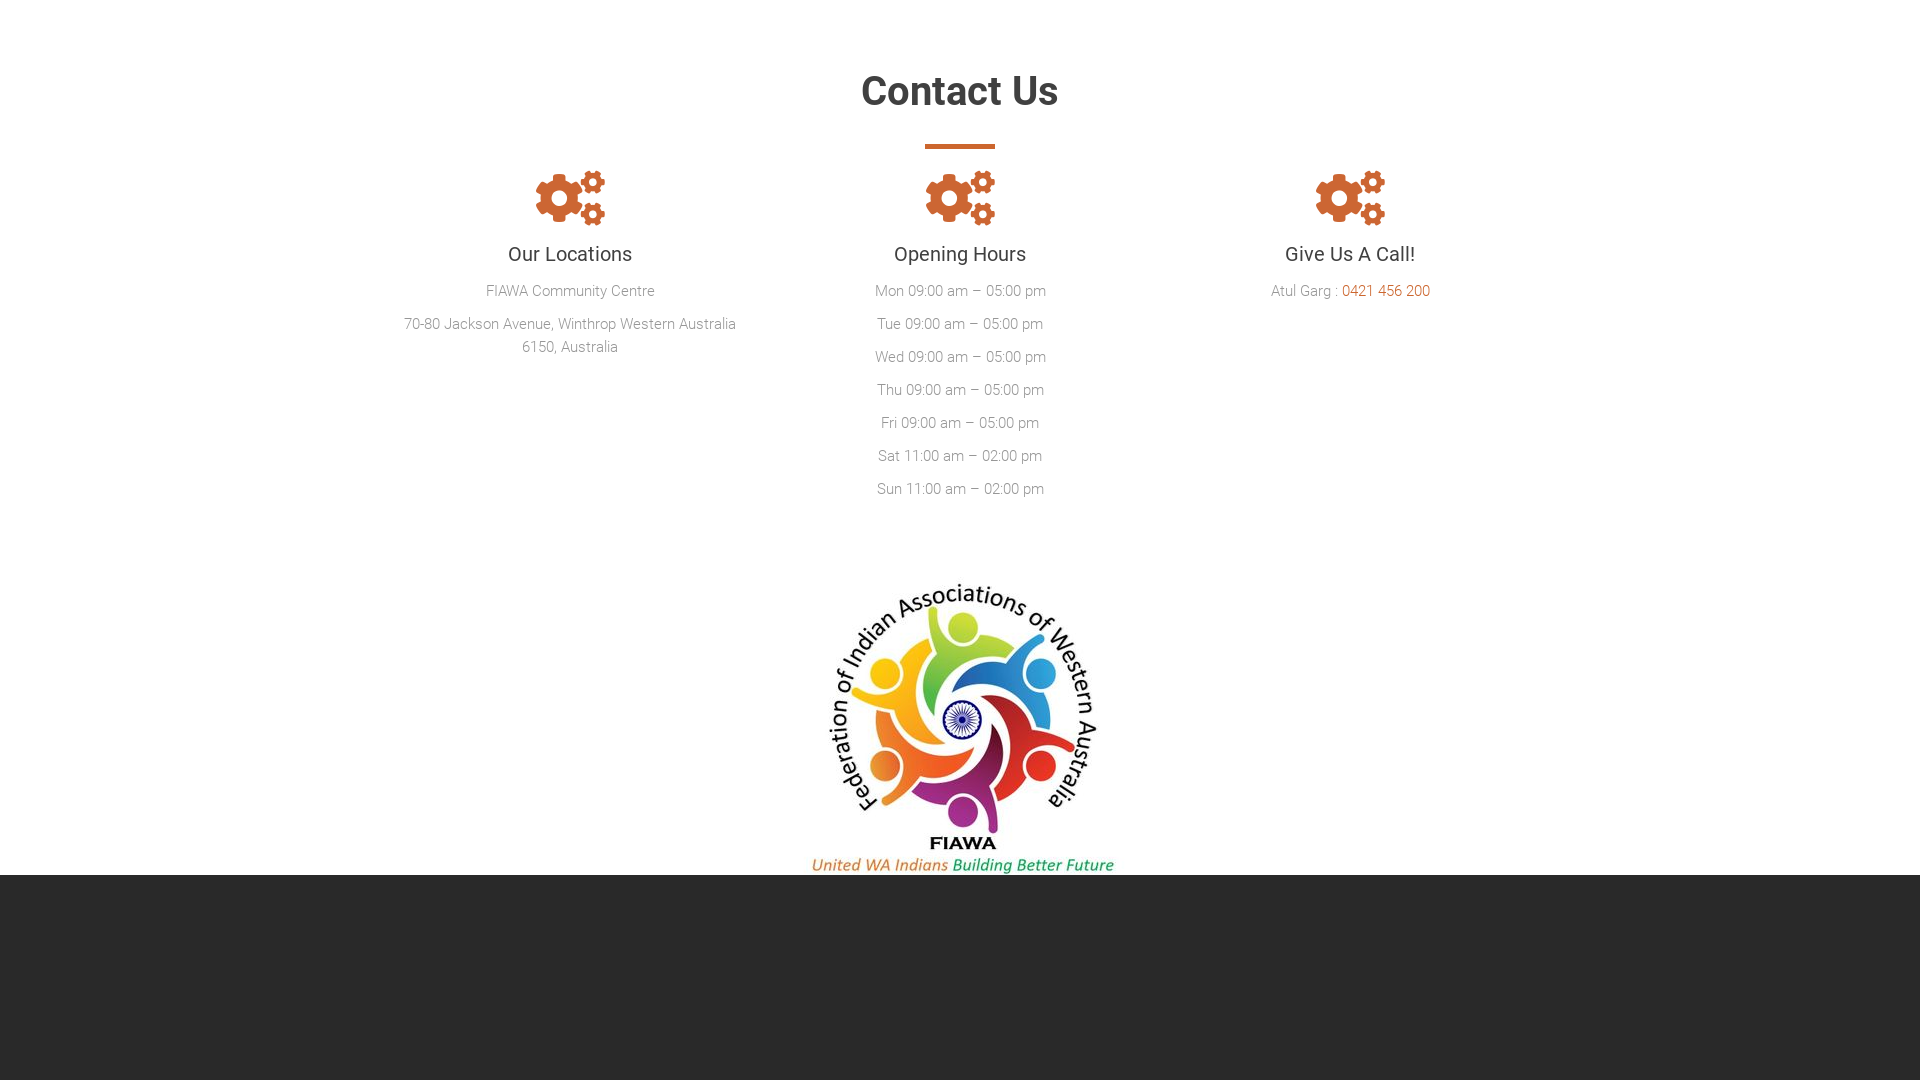  Describe the element at coordinates (1385, 290) in the screenshot. I see `'0421 456 200'` at that location.